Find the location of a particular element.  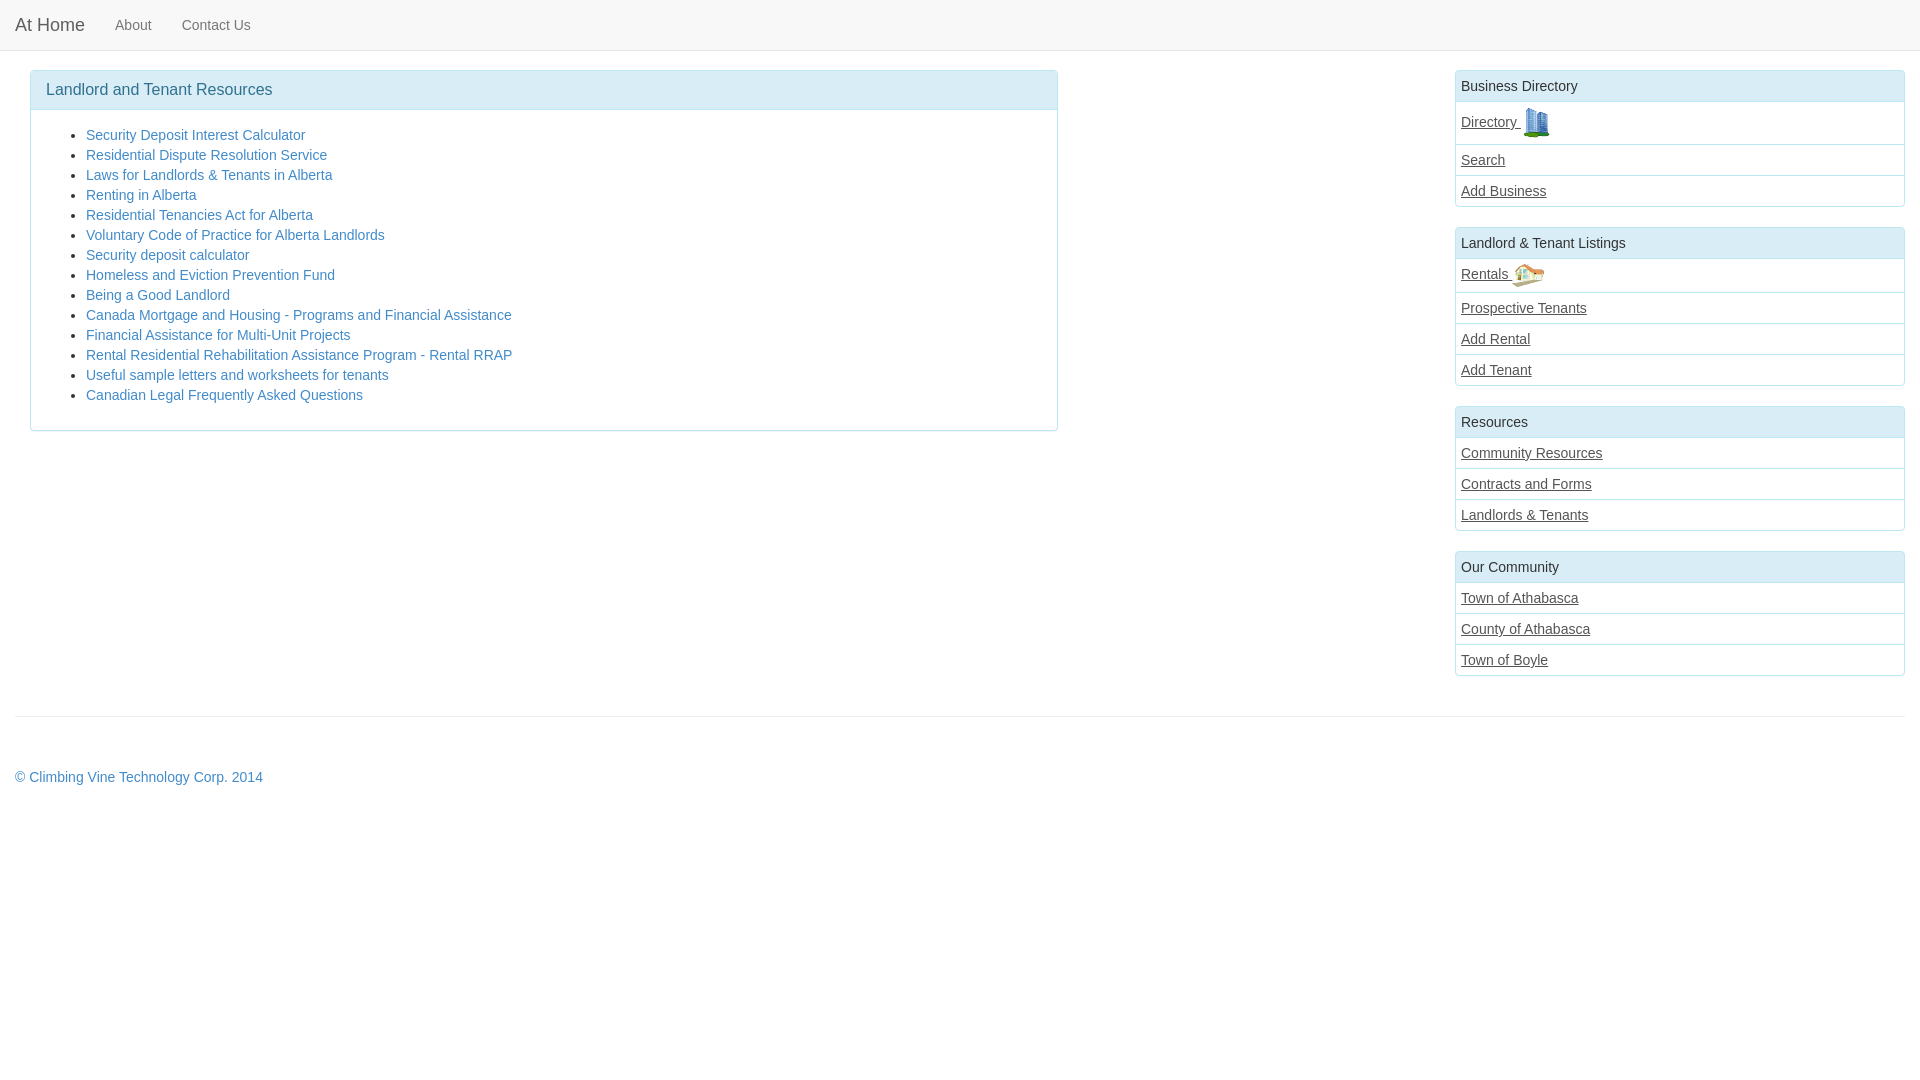

'About' is located at coordinates (132, 24).